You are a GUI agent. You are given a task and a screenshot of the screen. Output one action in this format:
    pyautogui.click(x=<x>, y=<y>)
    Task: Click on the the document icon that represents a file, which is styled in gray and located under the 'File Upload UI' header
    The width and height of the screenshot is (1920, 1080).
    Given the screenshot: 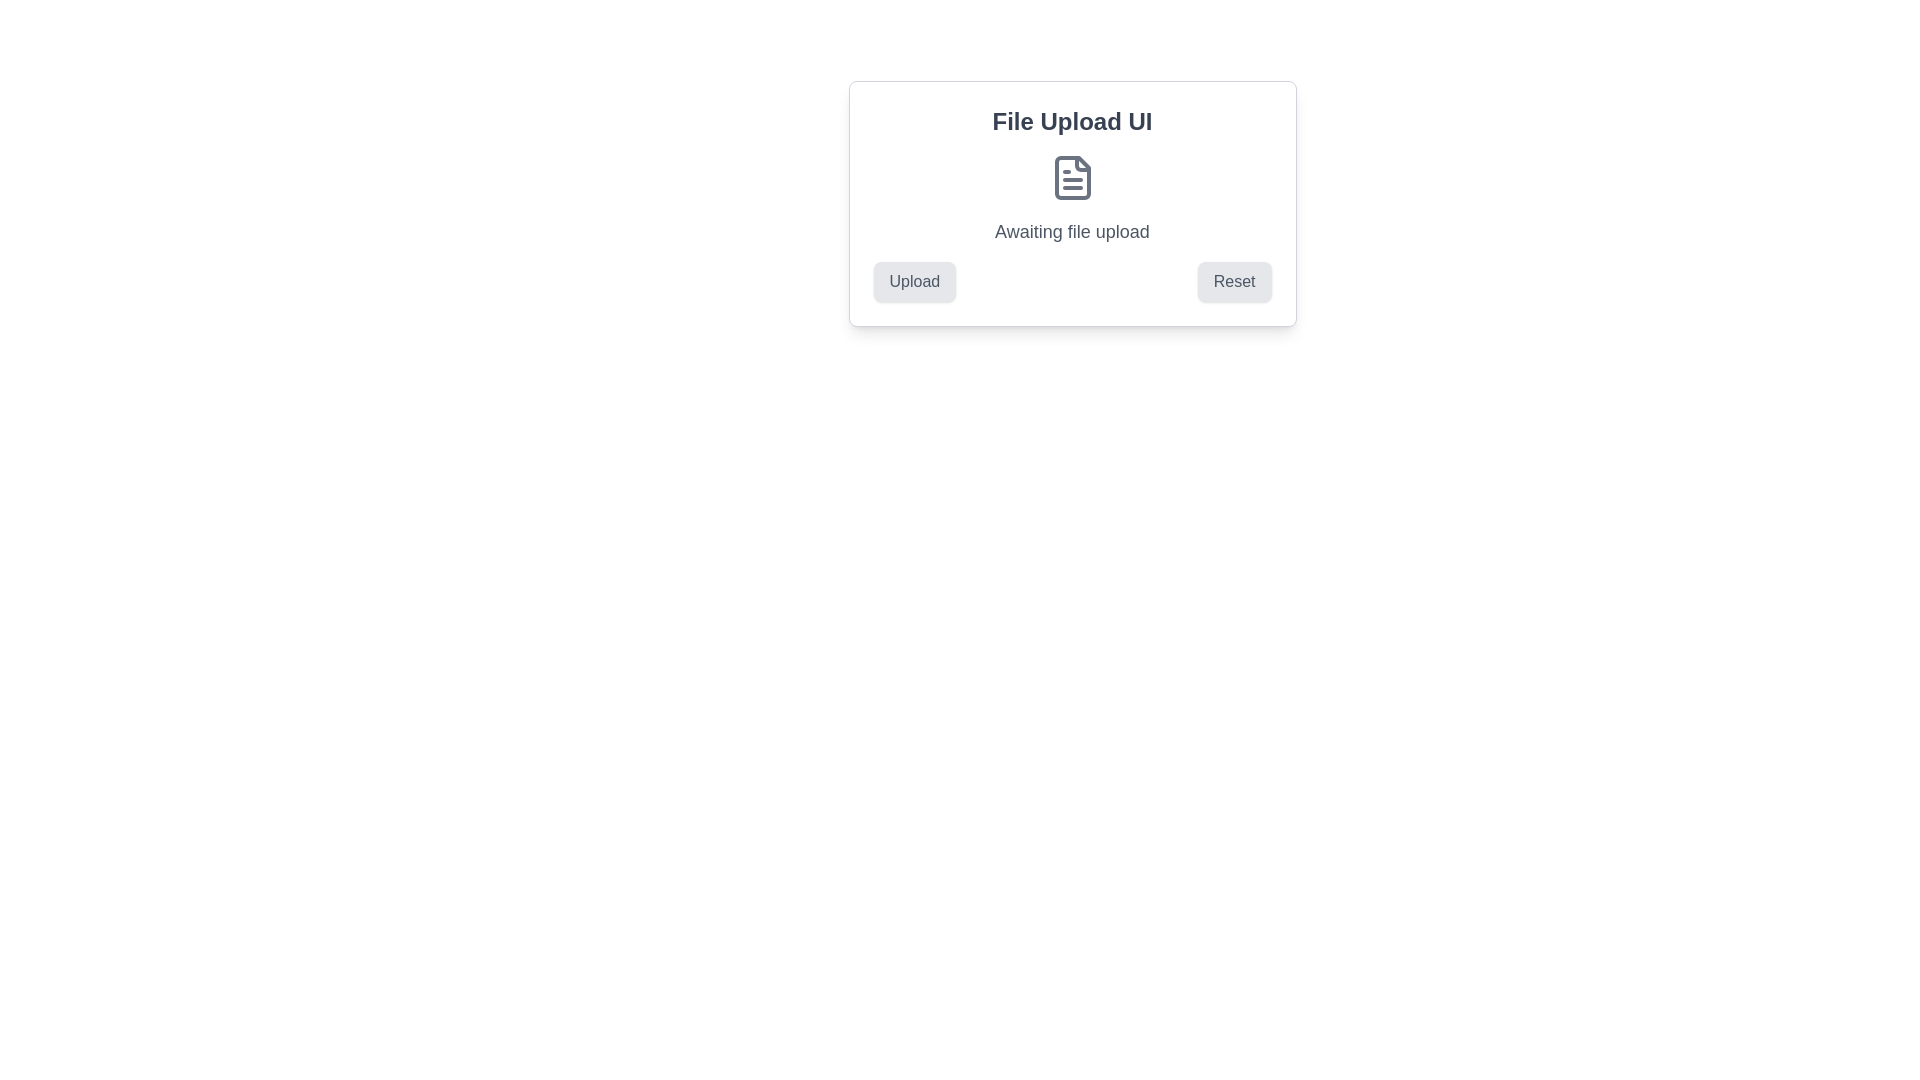 What is the action you would take?
    pyautogui.click(x=1071, y=176)
    